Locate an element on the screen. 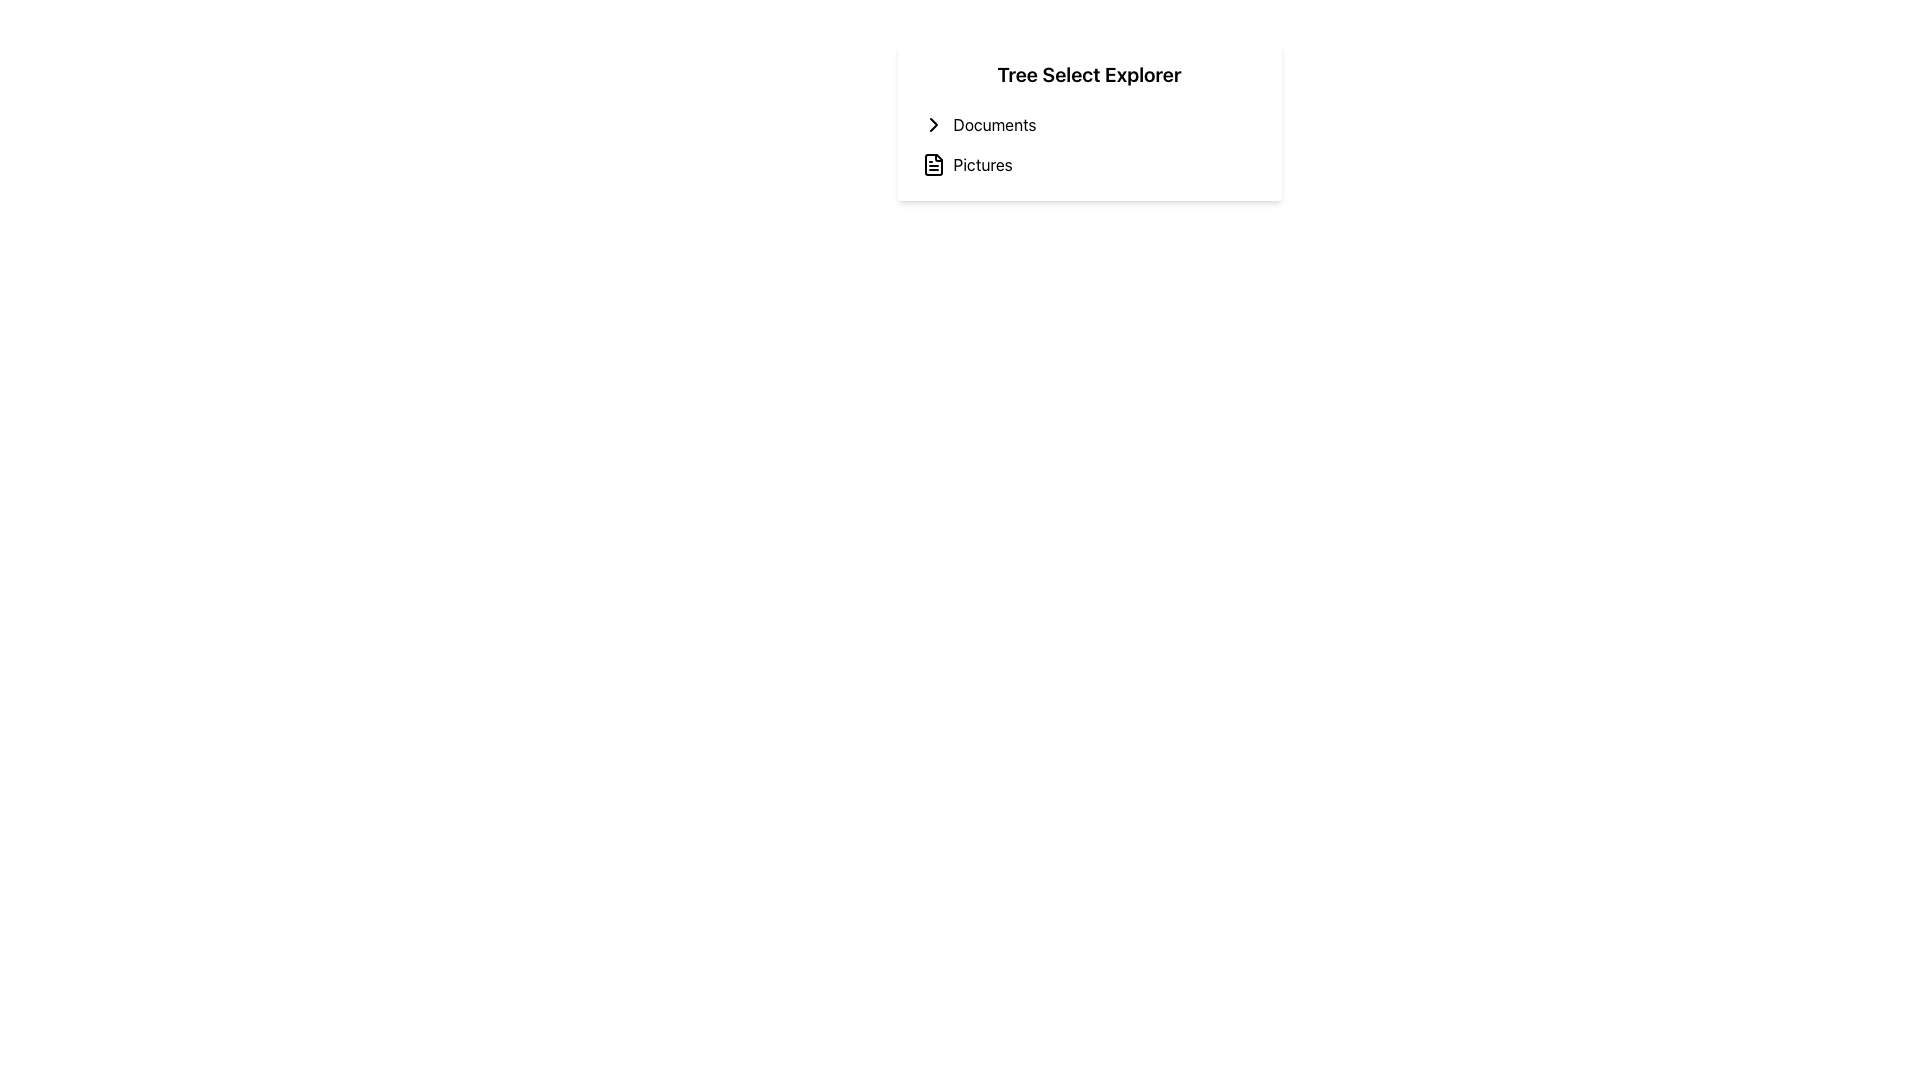 Image resolution: width=1920 pixels, height=1080 pixels. the second list item labeled 'Pictures' under the 'Tree Select Explorer' is located at coordinates (1088, 164).